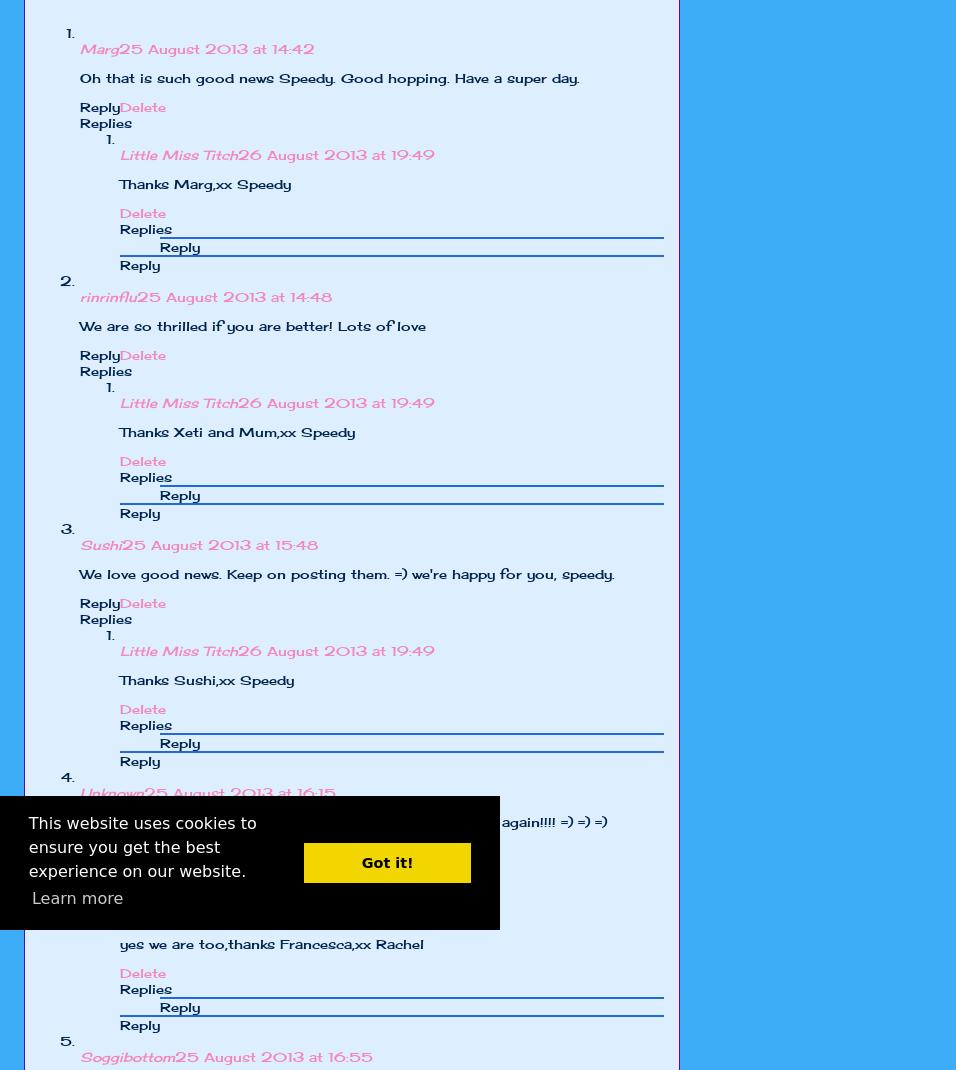 The width and height of the screenshot is (956, 1070). What do you see at coordinates (79, 77) in the screenshot?
I see `'Oh that is such good news Speedy. Good hopping. Have a super day.'` at bounding box center [79, 77].